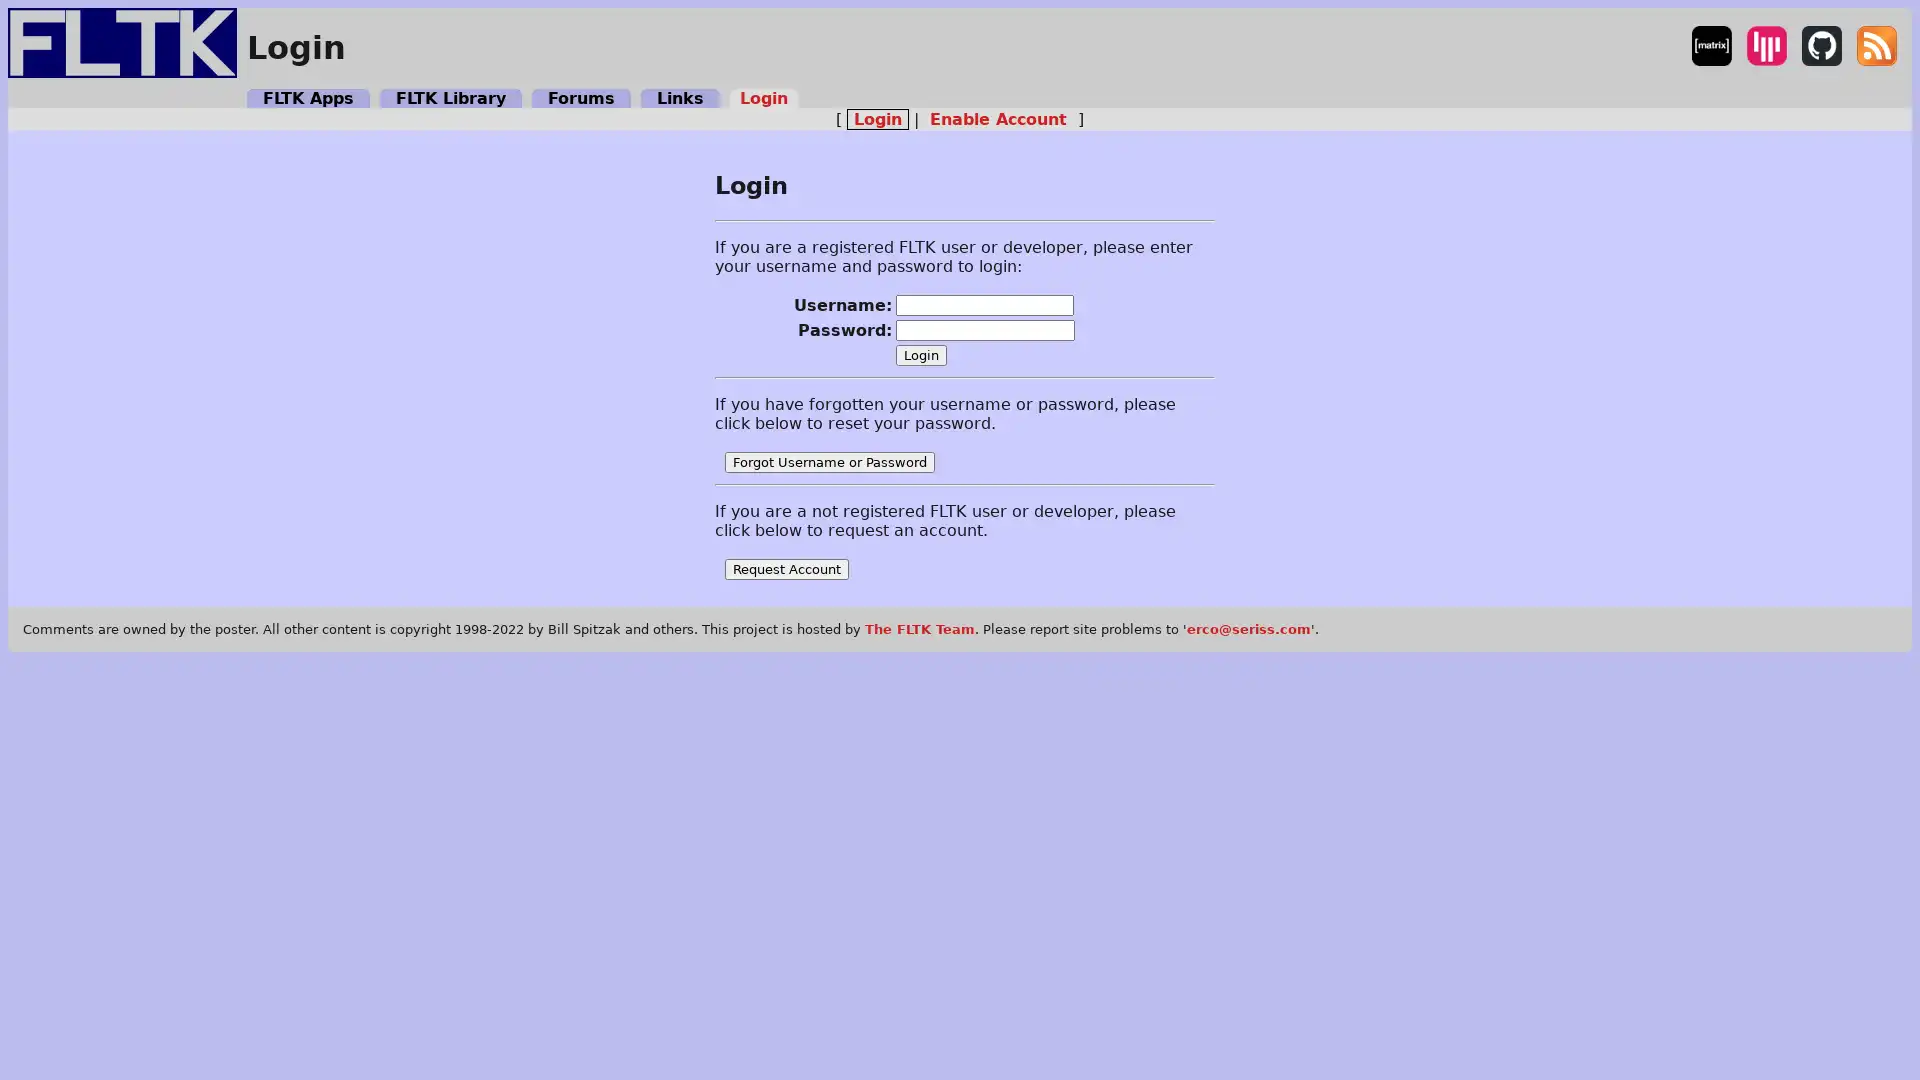  What do you see at coordinates (785, 568) in the screenshot?
I see `Request Account` at bounding box center [785, 568].